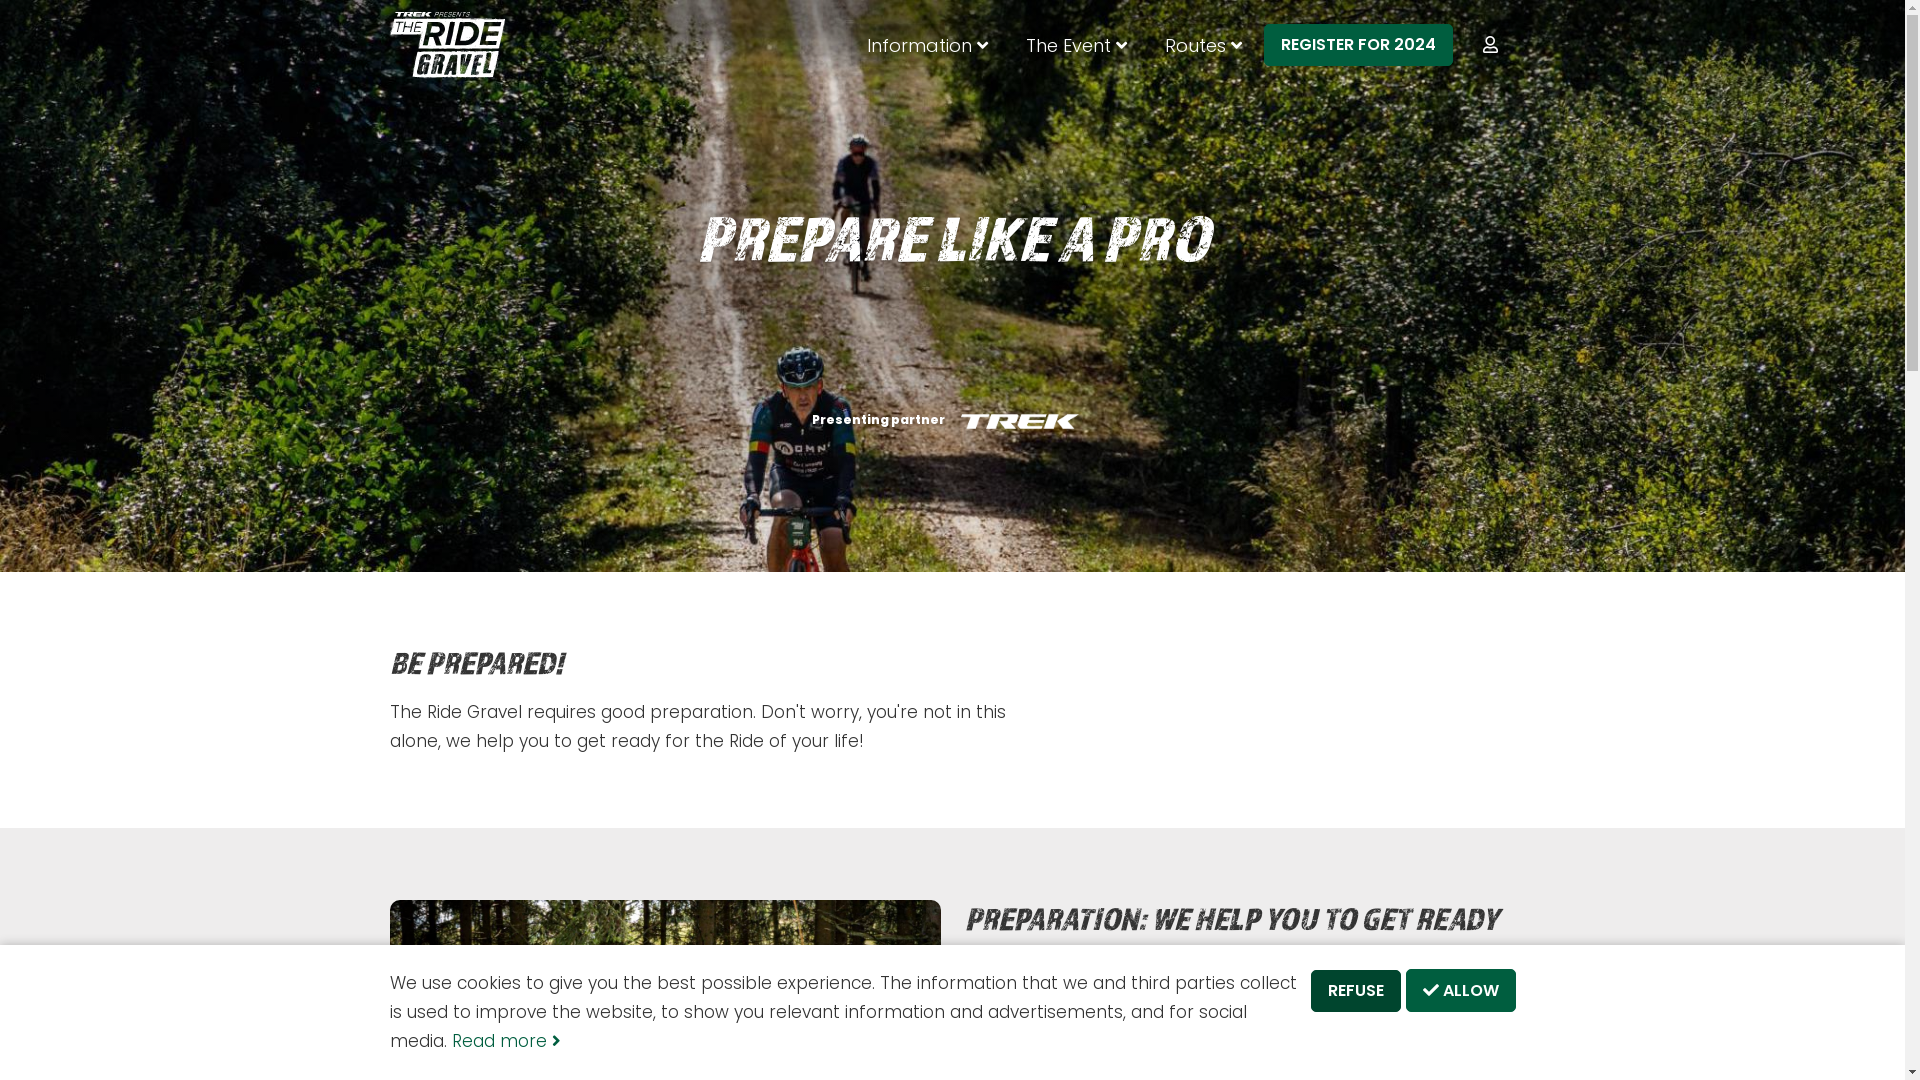 This screenshot has width=1920, height=1080. What do you see at coordinates (1310, 991) in the screenshot?
I see `'REFUSE'` at bounding box center [1310, 991].